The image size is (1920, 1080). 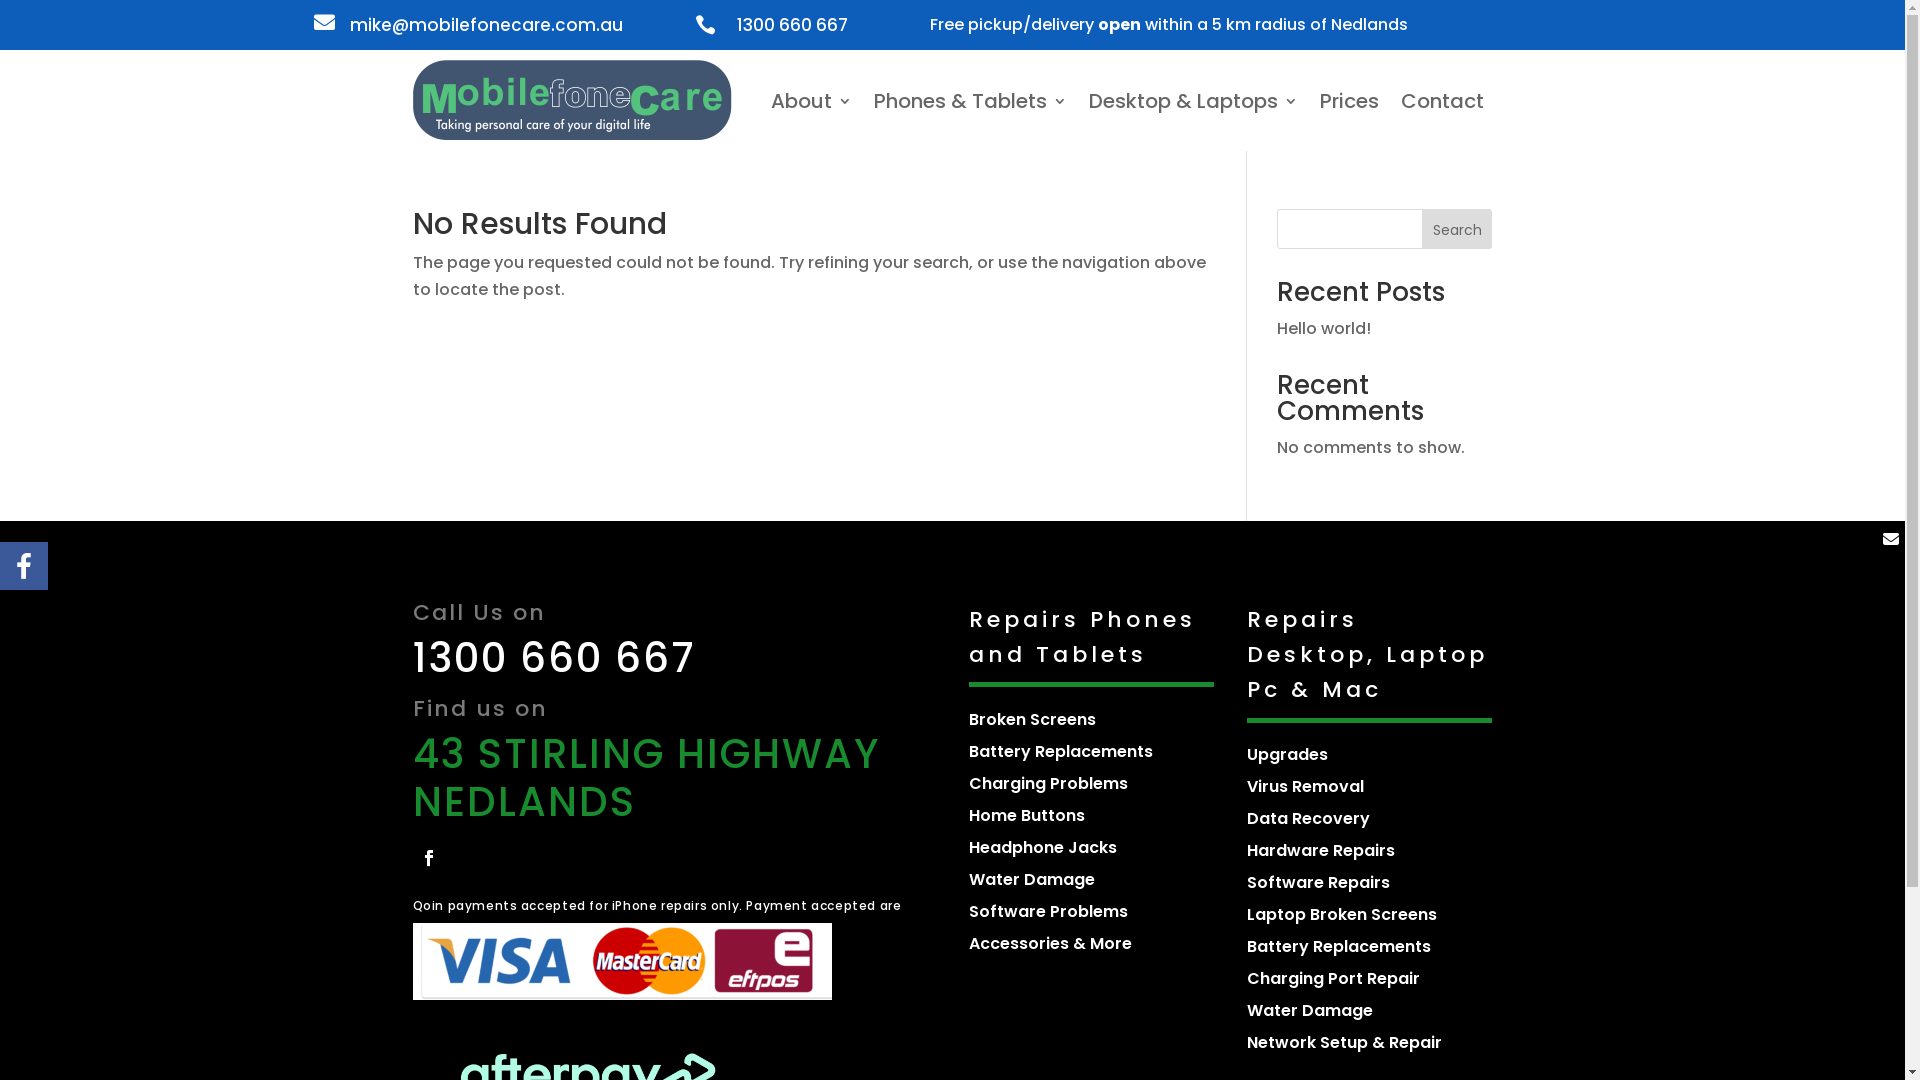 I want to click on 'Headphone Jacks', so click(x=1041, y=847).